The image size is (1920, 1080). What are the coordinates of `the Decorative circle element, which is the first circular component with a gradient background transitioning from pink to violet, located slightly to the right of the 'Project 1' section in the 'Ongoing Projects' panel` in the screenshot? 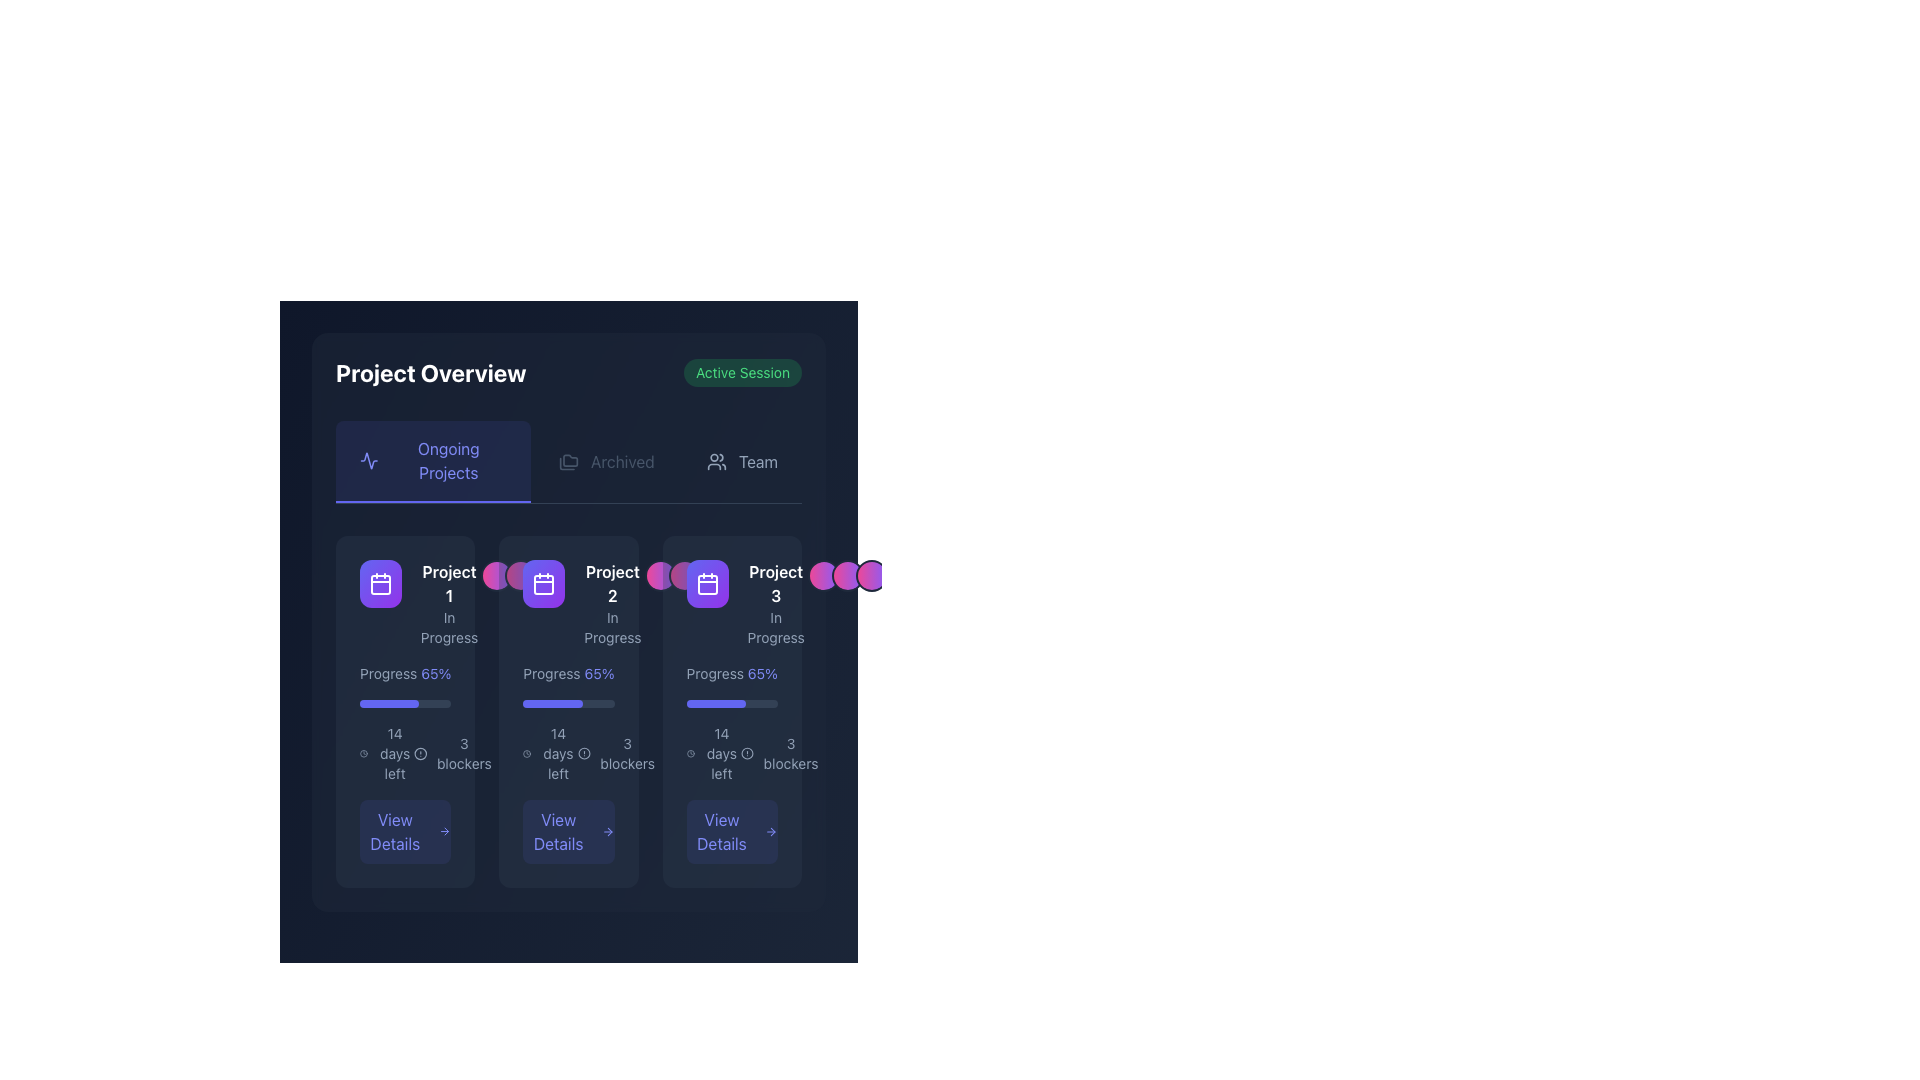 It's located at (497, 575).